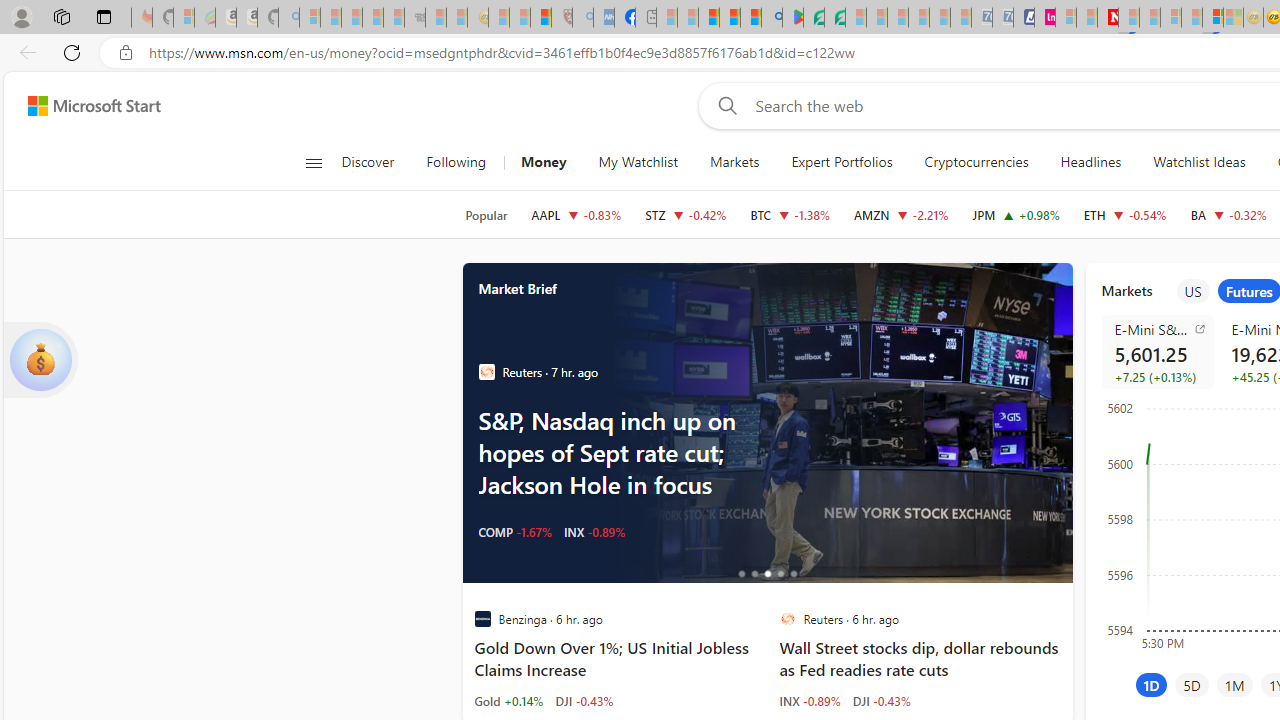 This screenshot has width=1280, height=720. What do you see at coordinates (575, 214) in the screenshot?
I see `'AAPL APPLE INC. decrease 224.53 -1.87 -0.83%'` at bounding box center [575, 214].